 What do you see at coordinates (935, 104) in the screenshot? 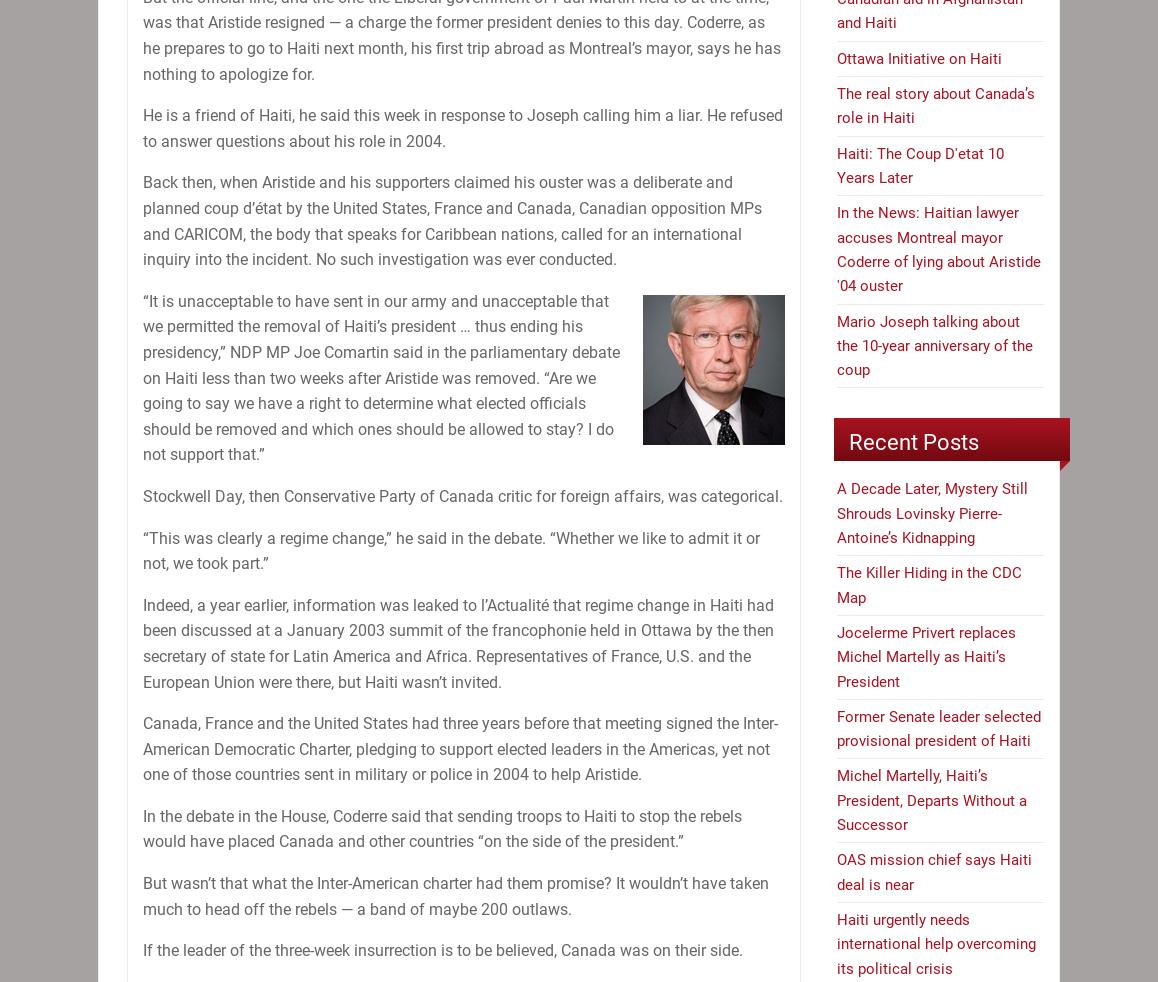
I see `'The real story about Canada’s role in Haiti'` at bounding box center [935, 104].